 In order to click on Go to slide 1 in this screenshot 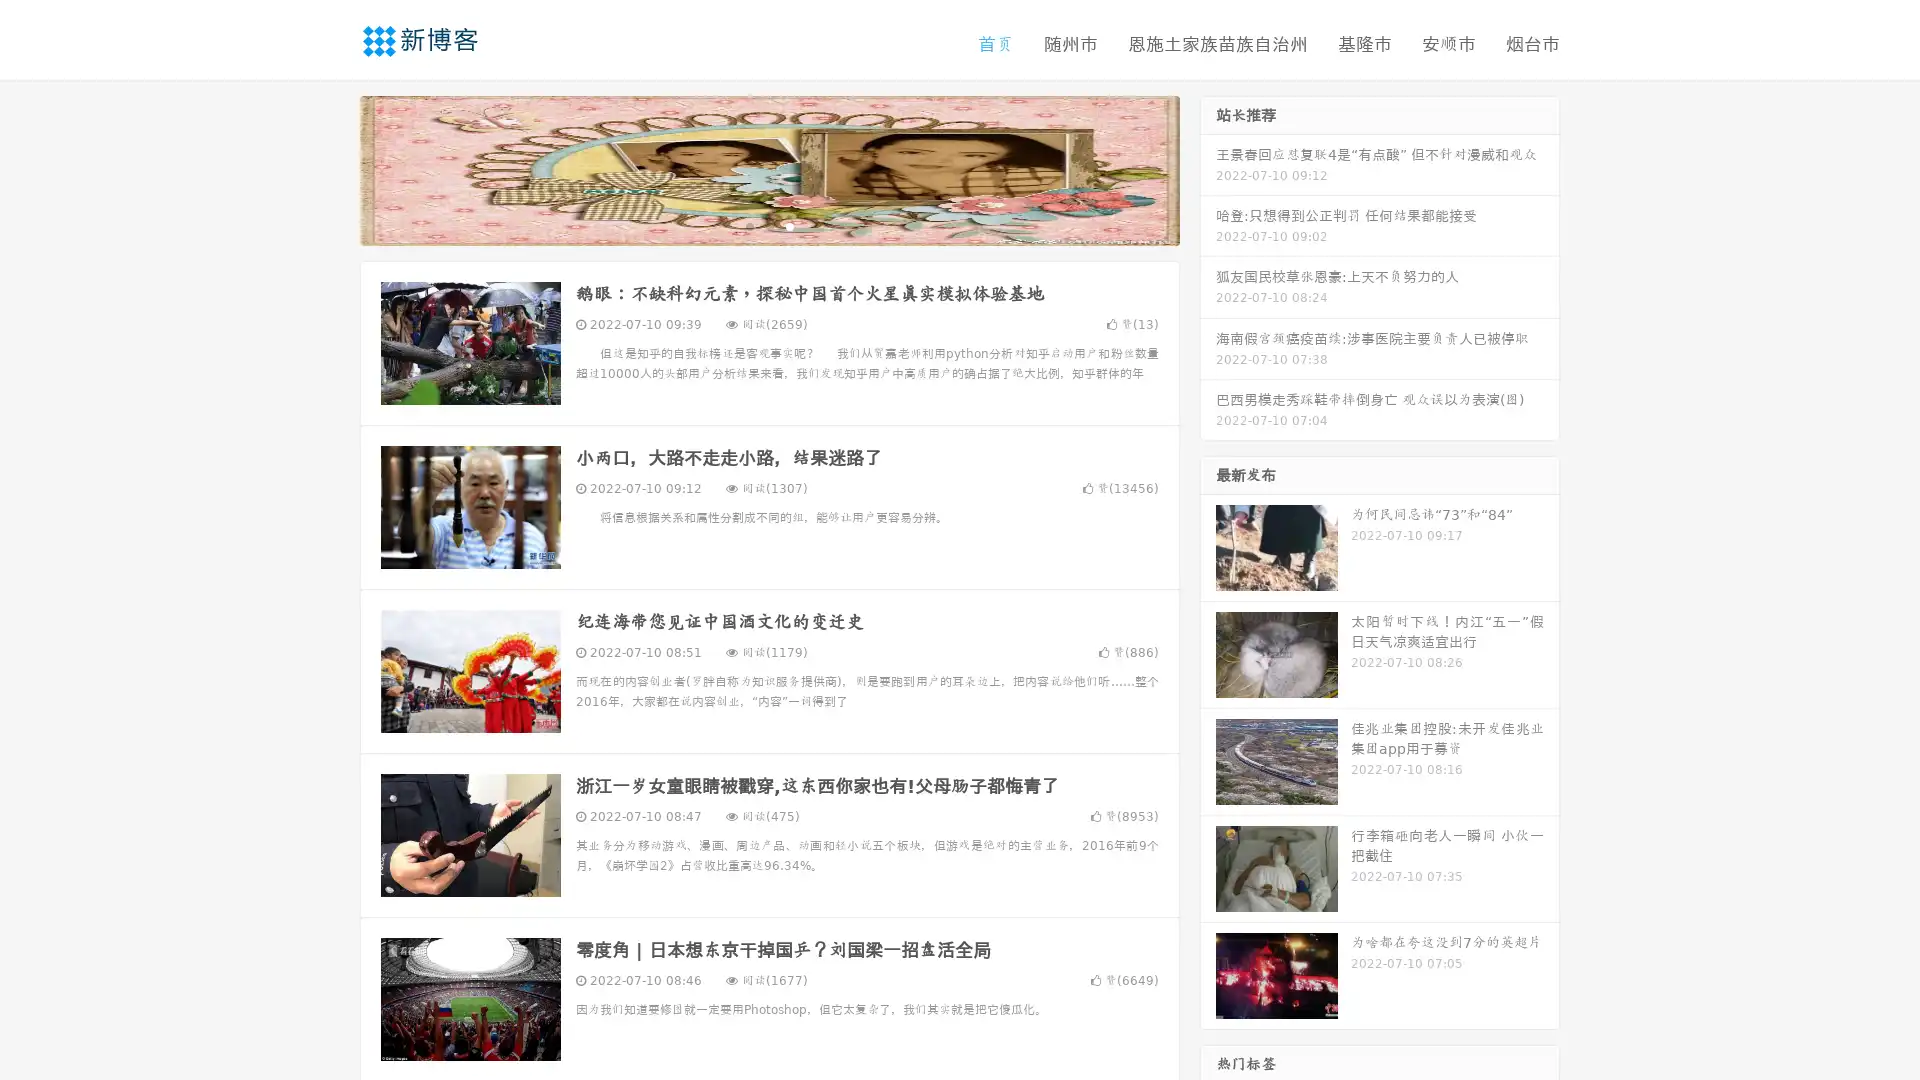, I will do `click(748, 225)`.